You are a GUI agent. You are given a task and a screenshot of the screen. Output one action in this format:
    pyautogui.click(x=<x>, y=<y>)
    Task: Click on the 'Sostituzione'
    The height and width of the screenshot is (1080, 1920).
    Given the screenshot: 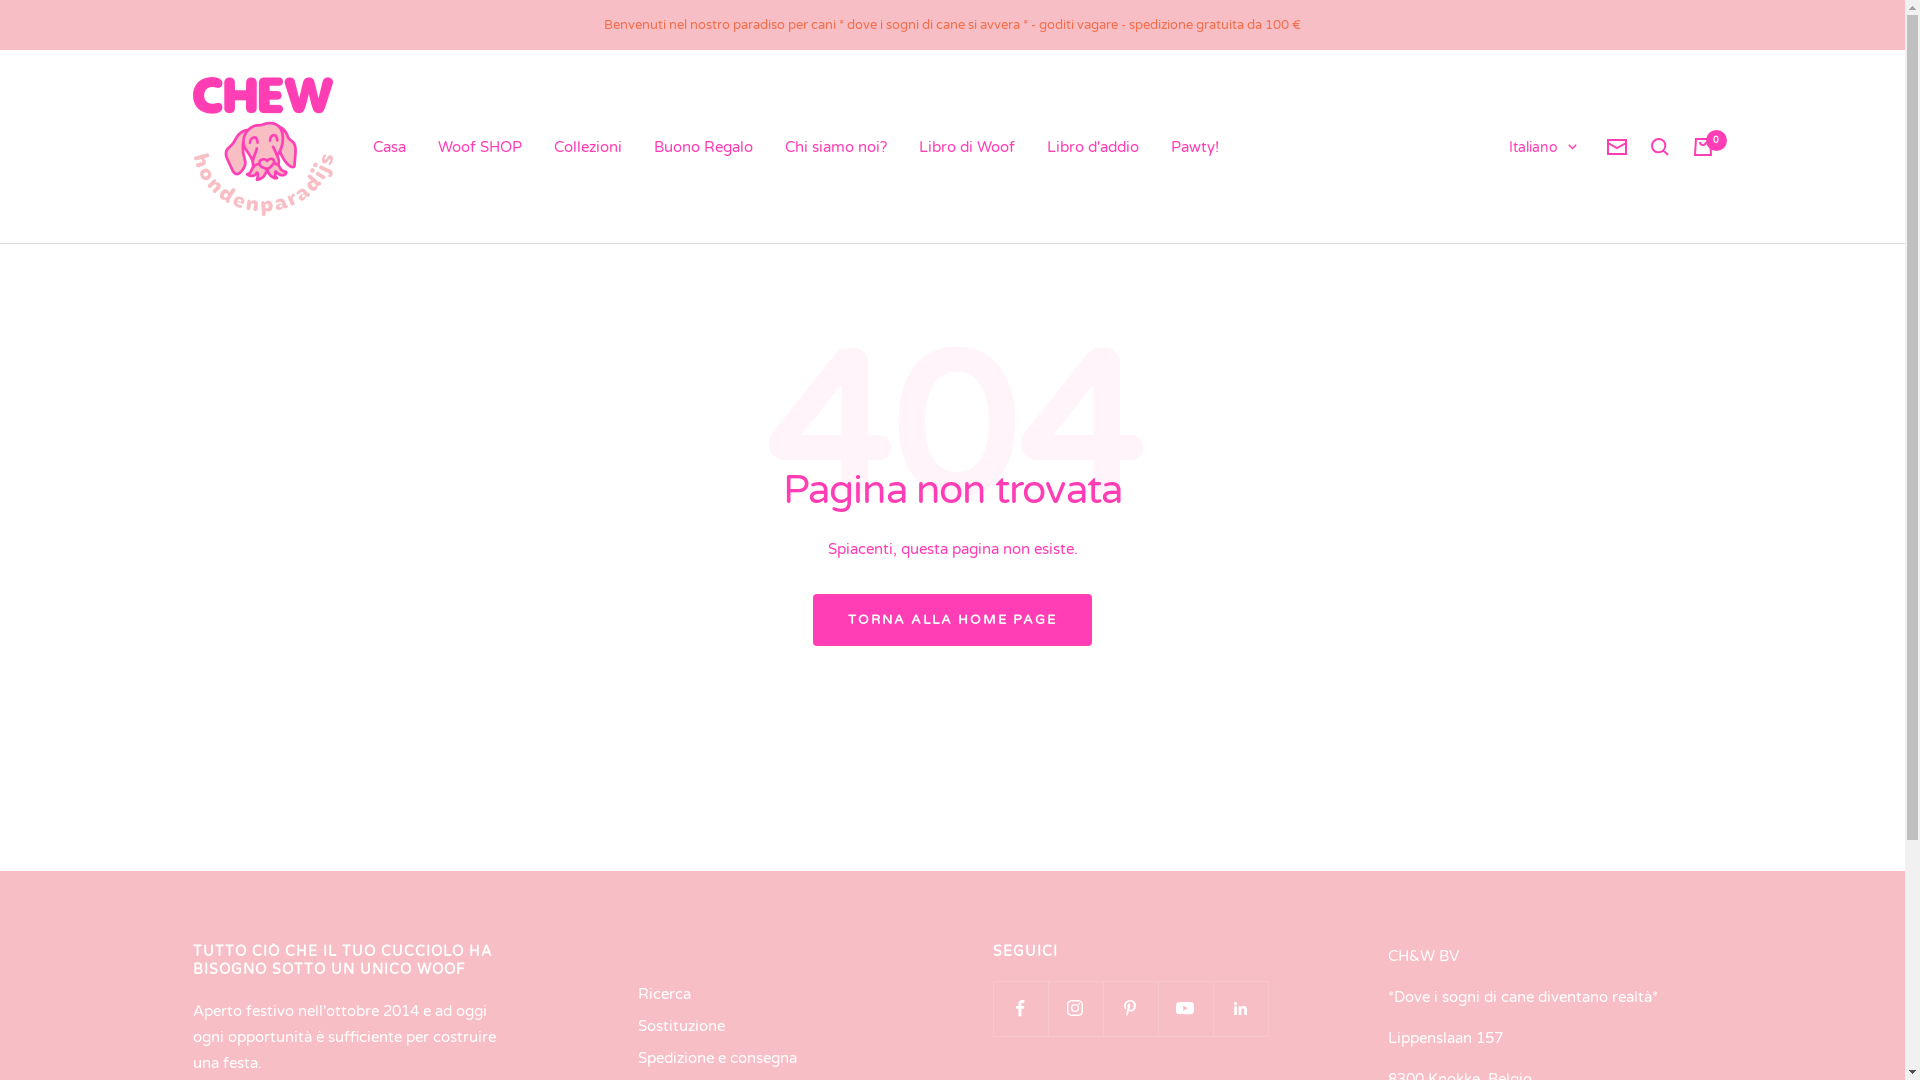 What is the action you would take?
    pyautogui.click(x=681, y=1026)
    